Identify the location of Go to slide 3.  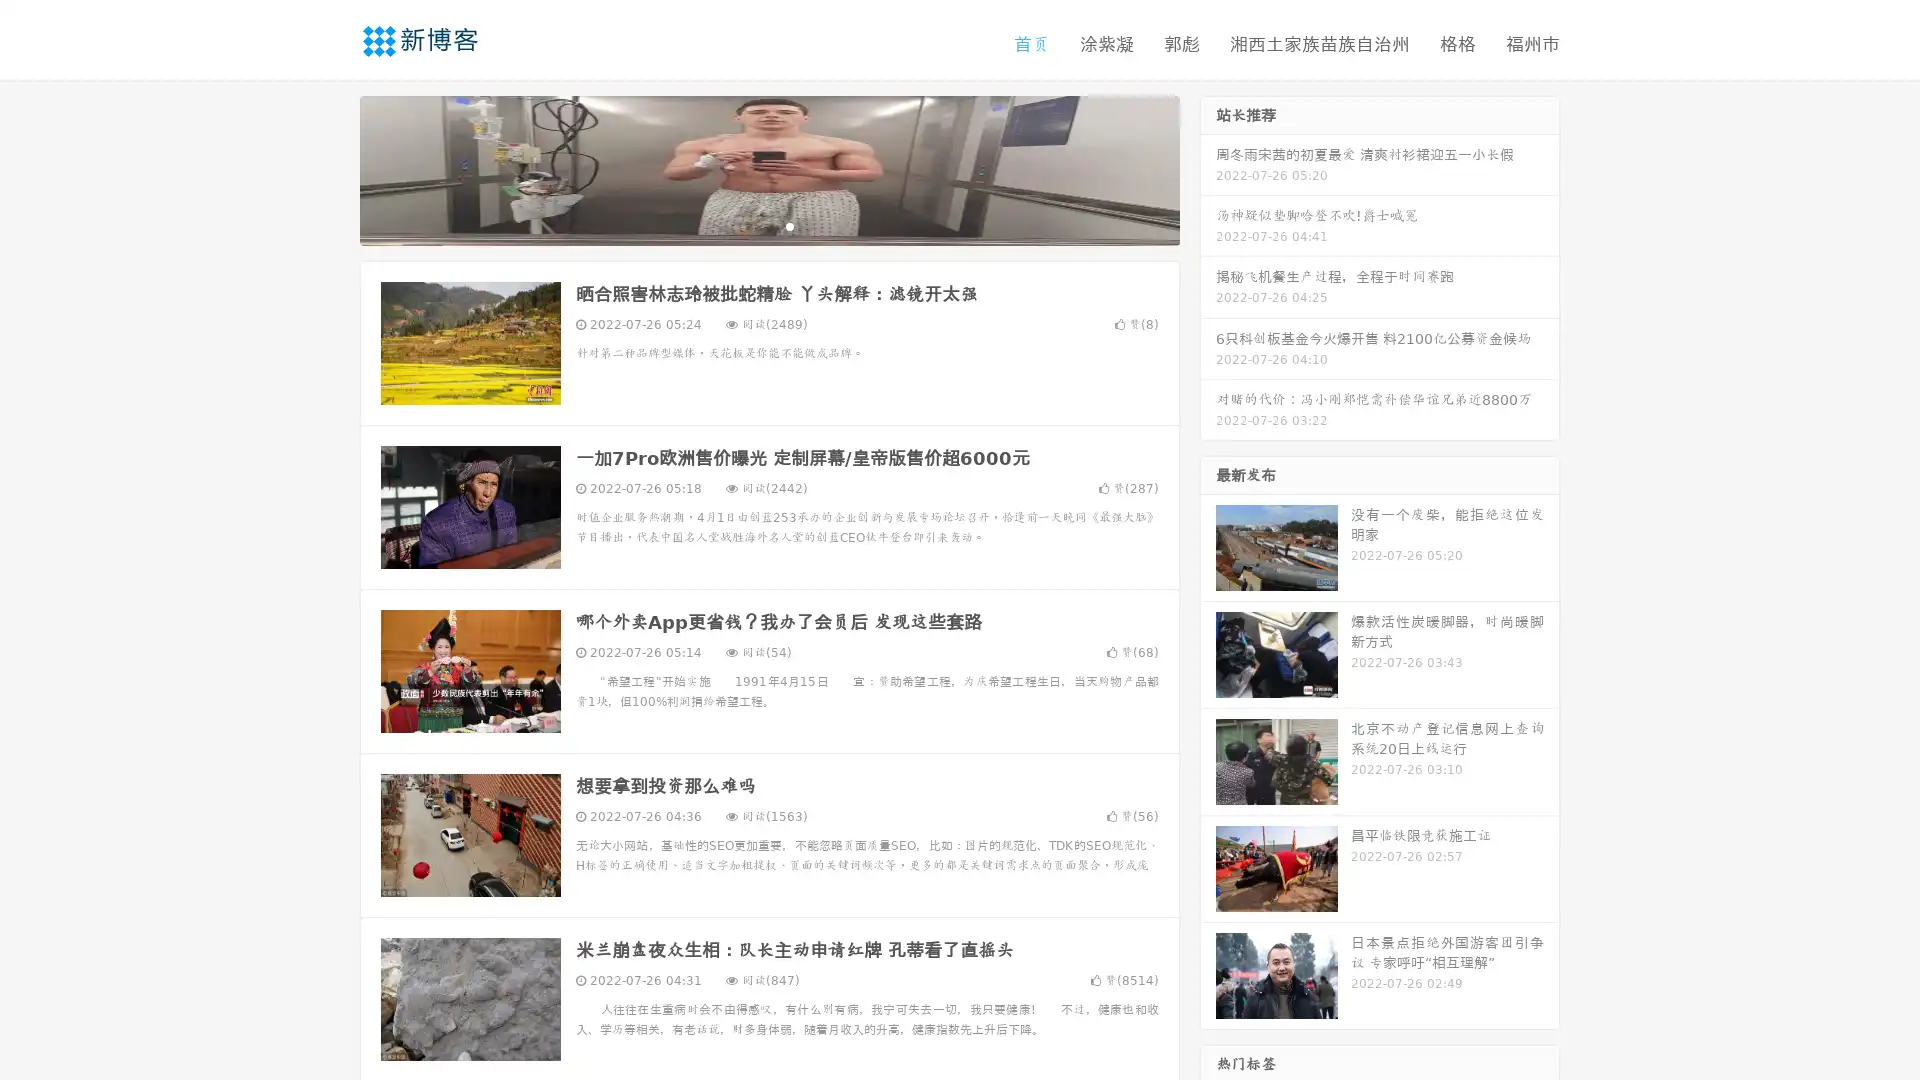
(789, 225).